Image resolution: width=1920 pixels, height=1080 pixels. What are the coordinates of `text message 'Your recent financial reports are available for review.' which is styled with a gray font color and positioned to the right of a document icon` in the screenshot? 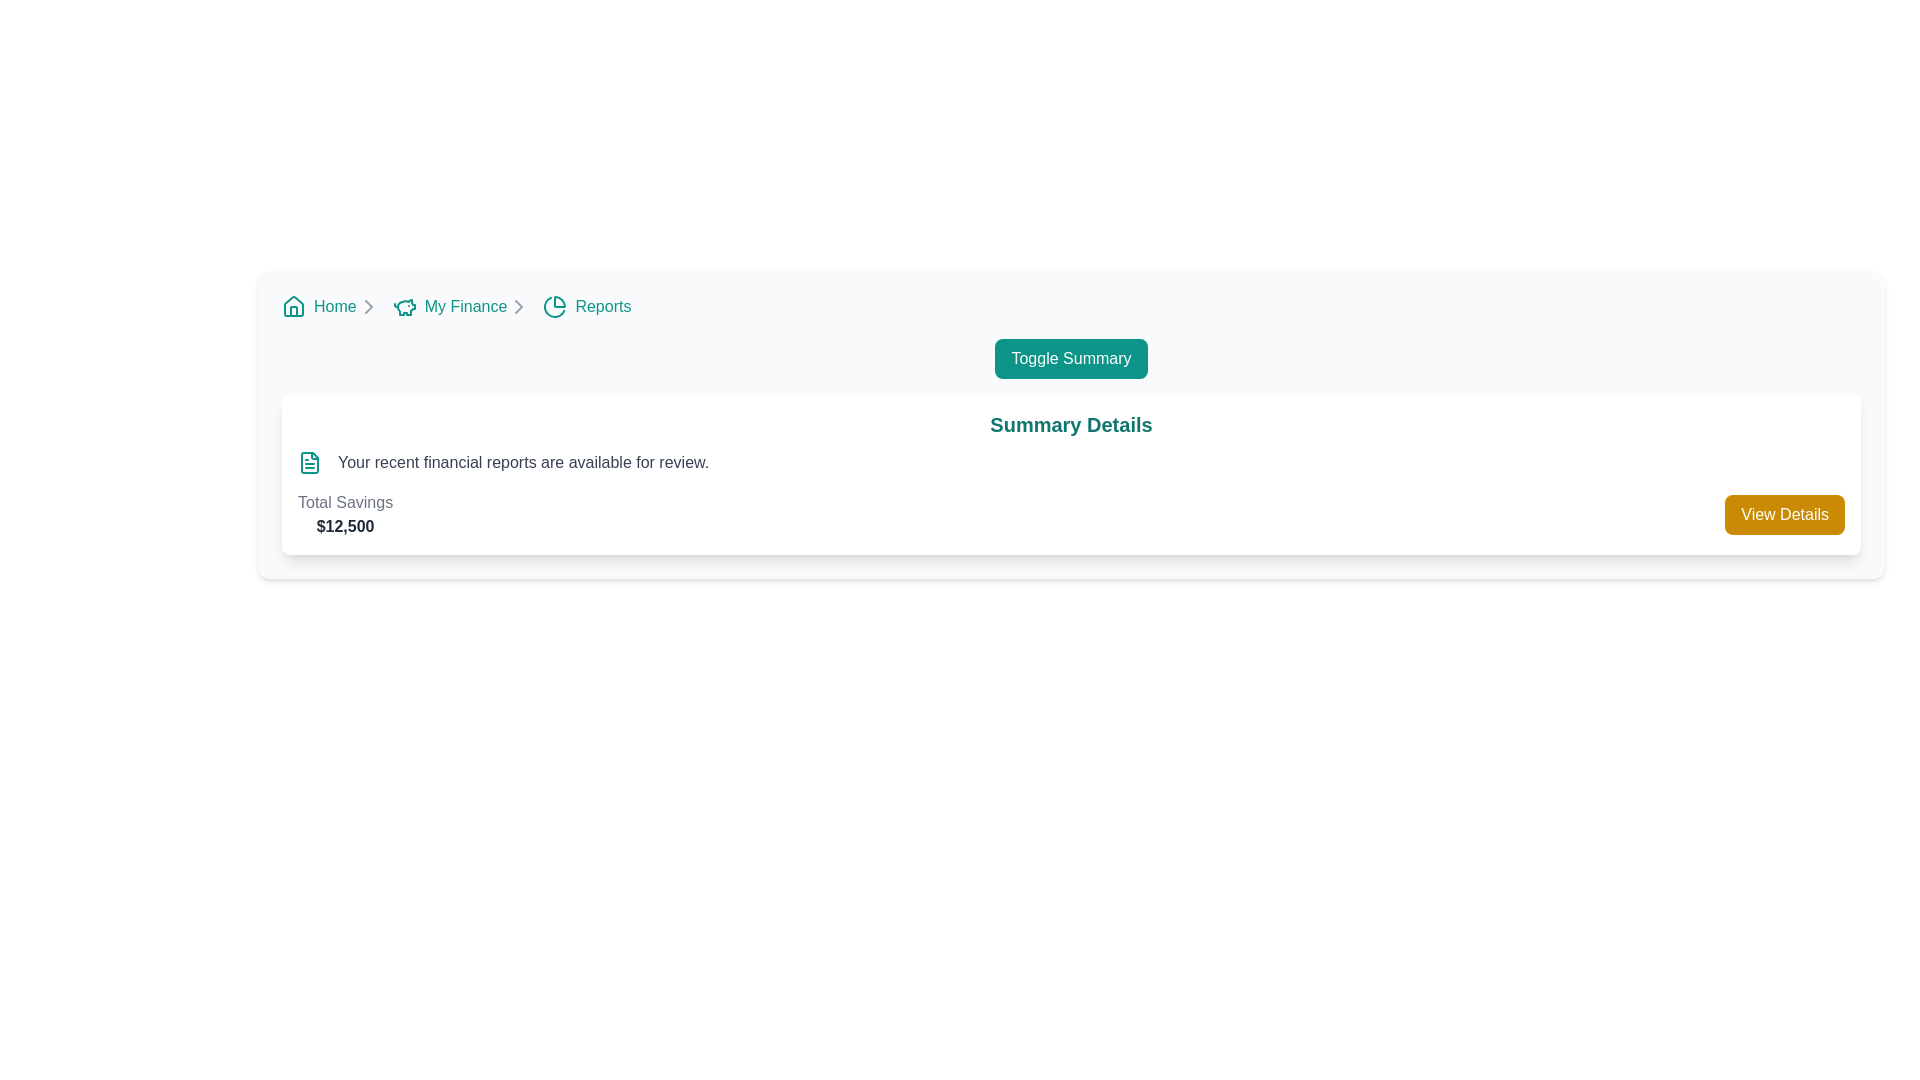 It's located at (523, 462).